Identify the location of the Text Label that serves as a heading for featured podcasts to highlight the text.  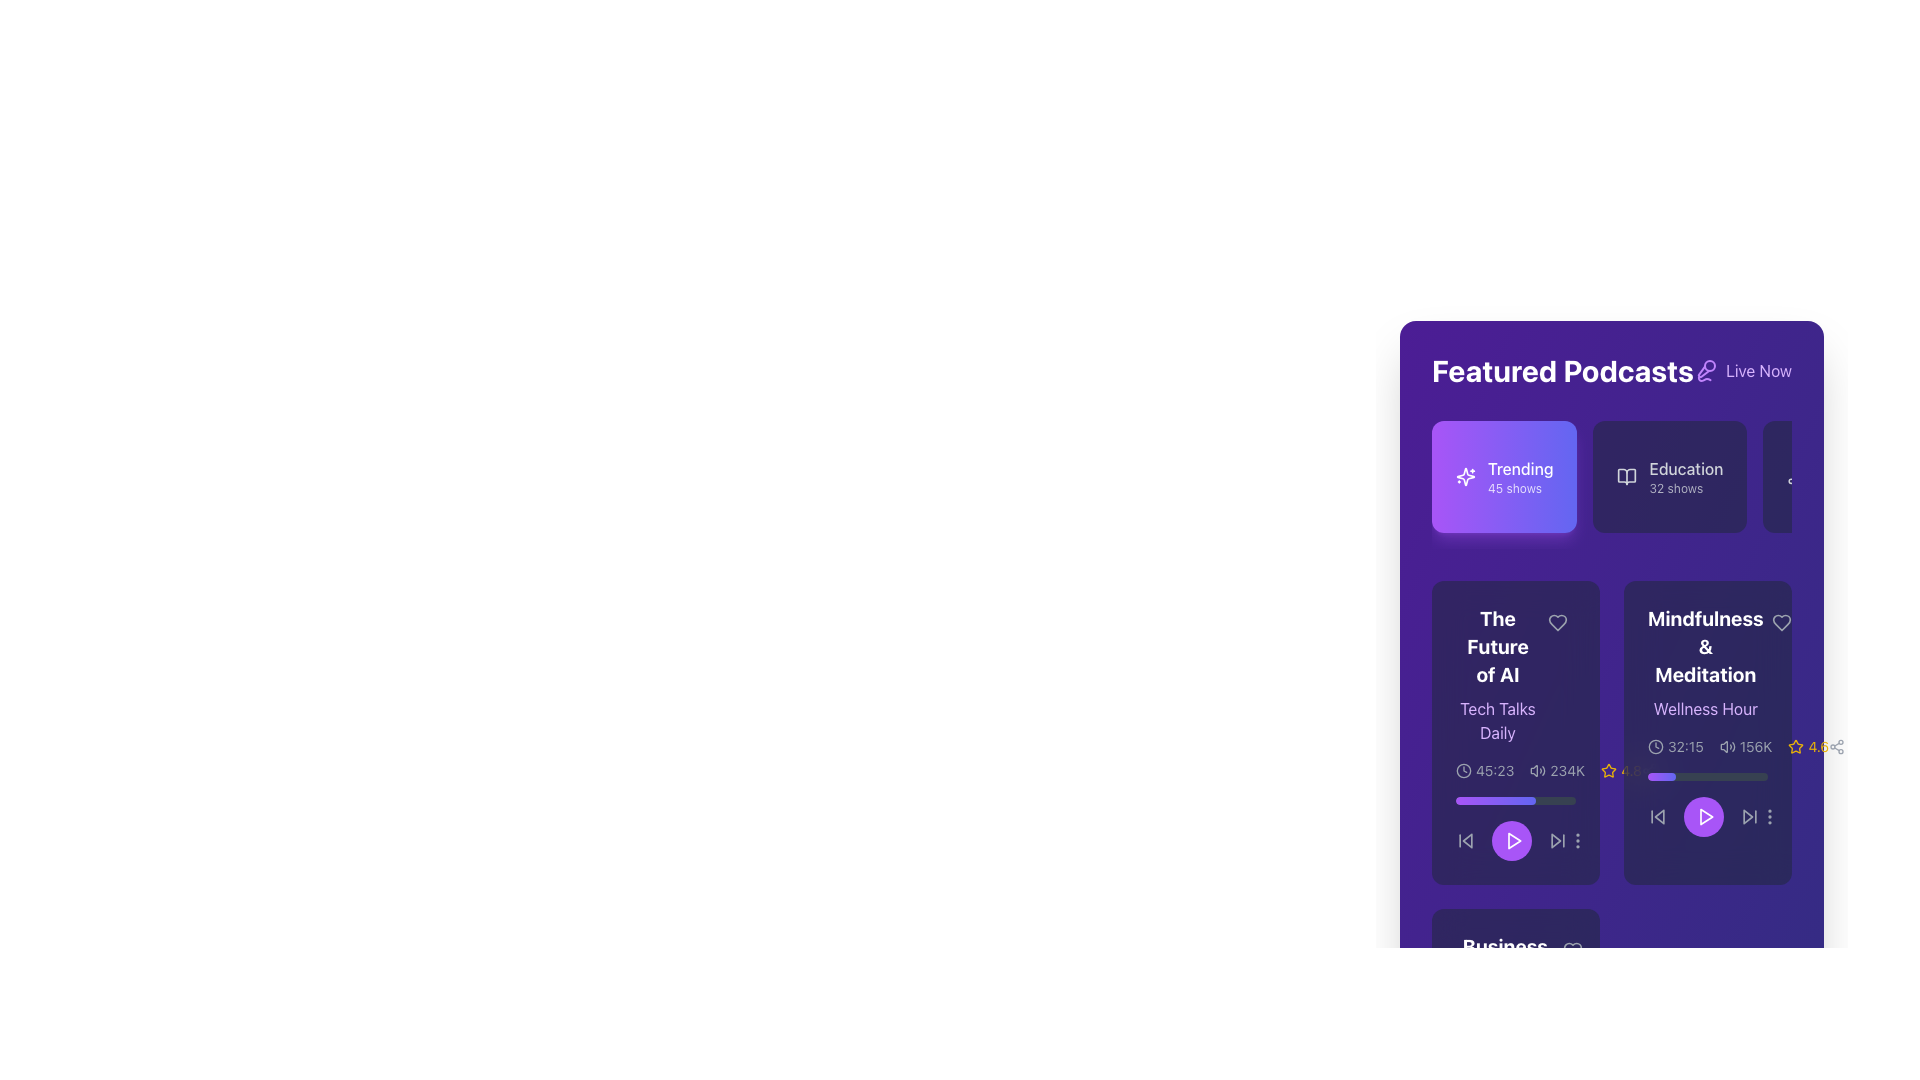
(1562, 370).